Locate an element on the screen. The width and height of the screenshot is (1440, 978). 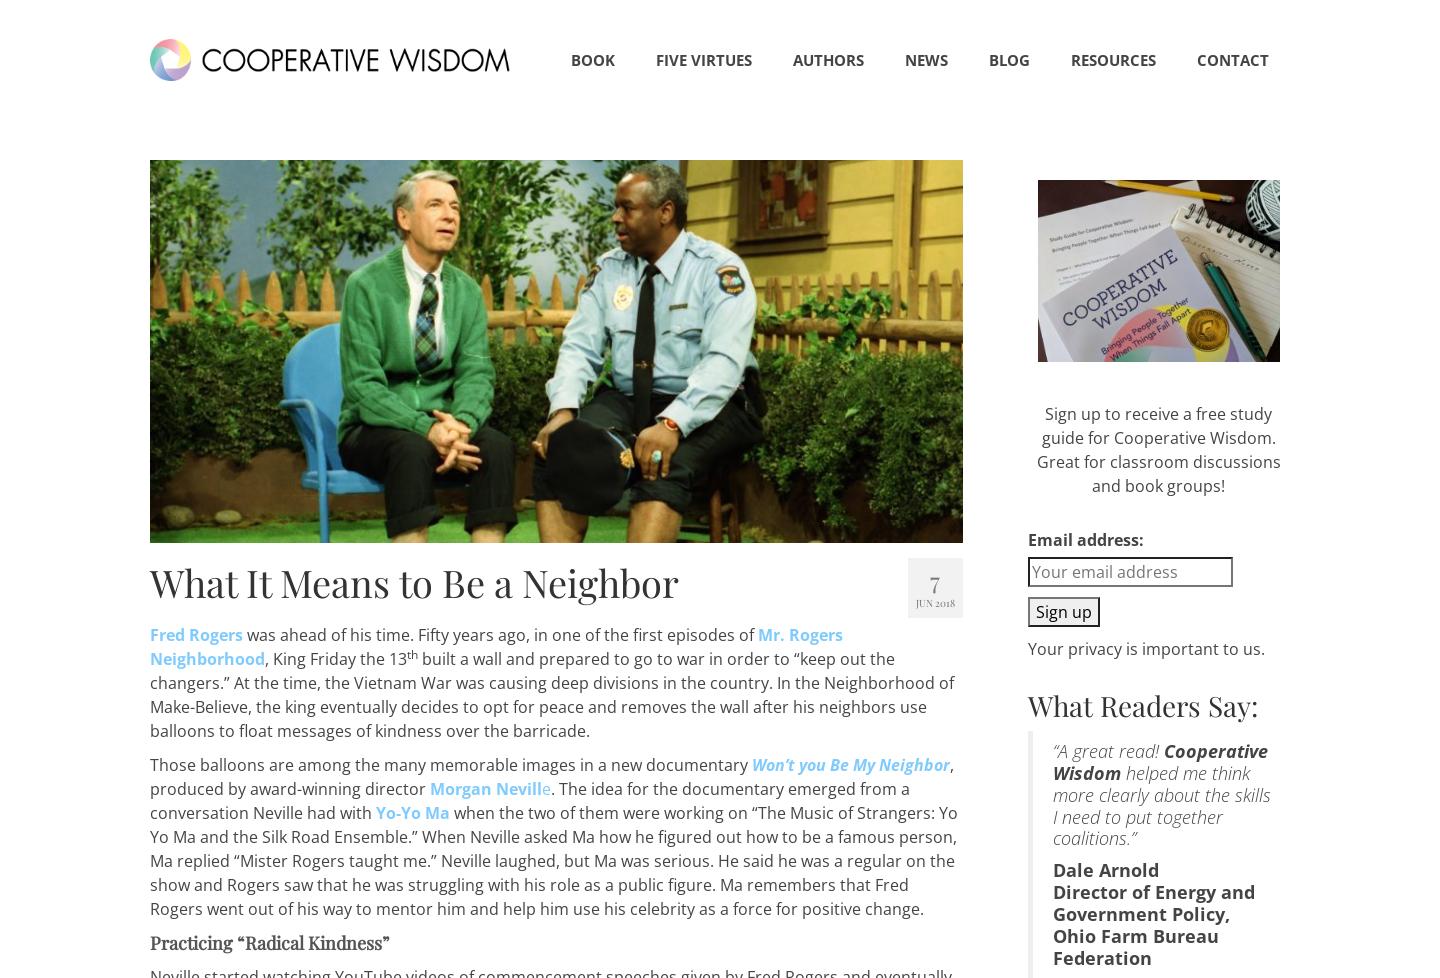
'Email address:' is located at coordinates (1027, 538).